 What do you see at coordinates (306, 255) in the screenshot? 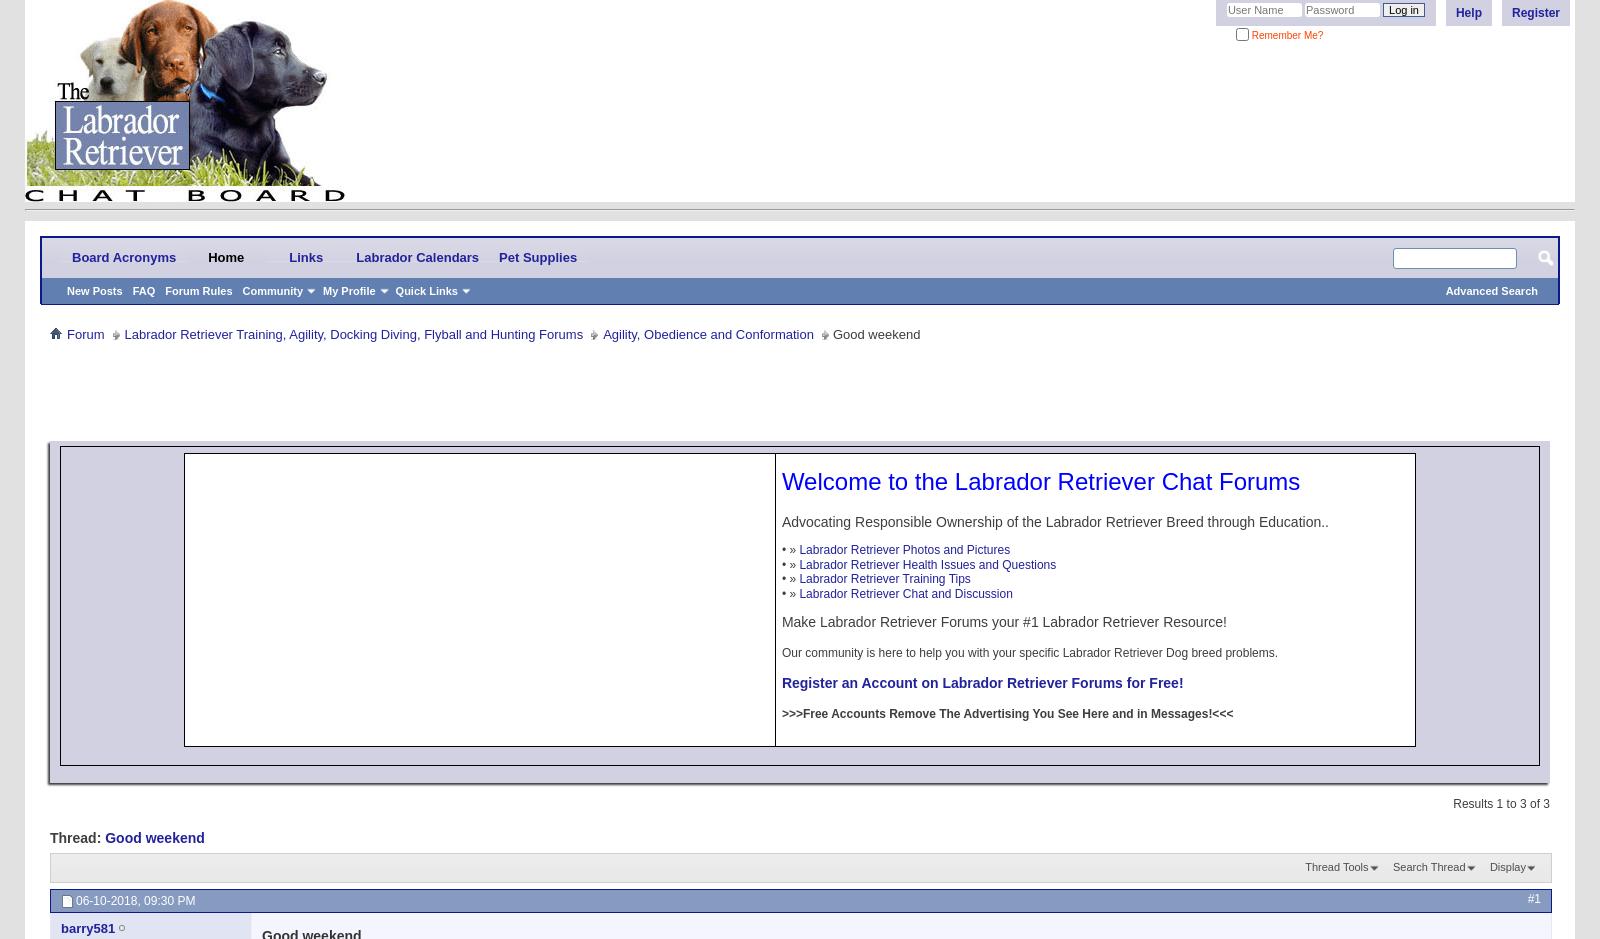
I see `'Links'` at bounding box center [306, 255].